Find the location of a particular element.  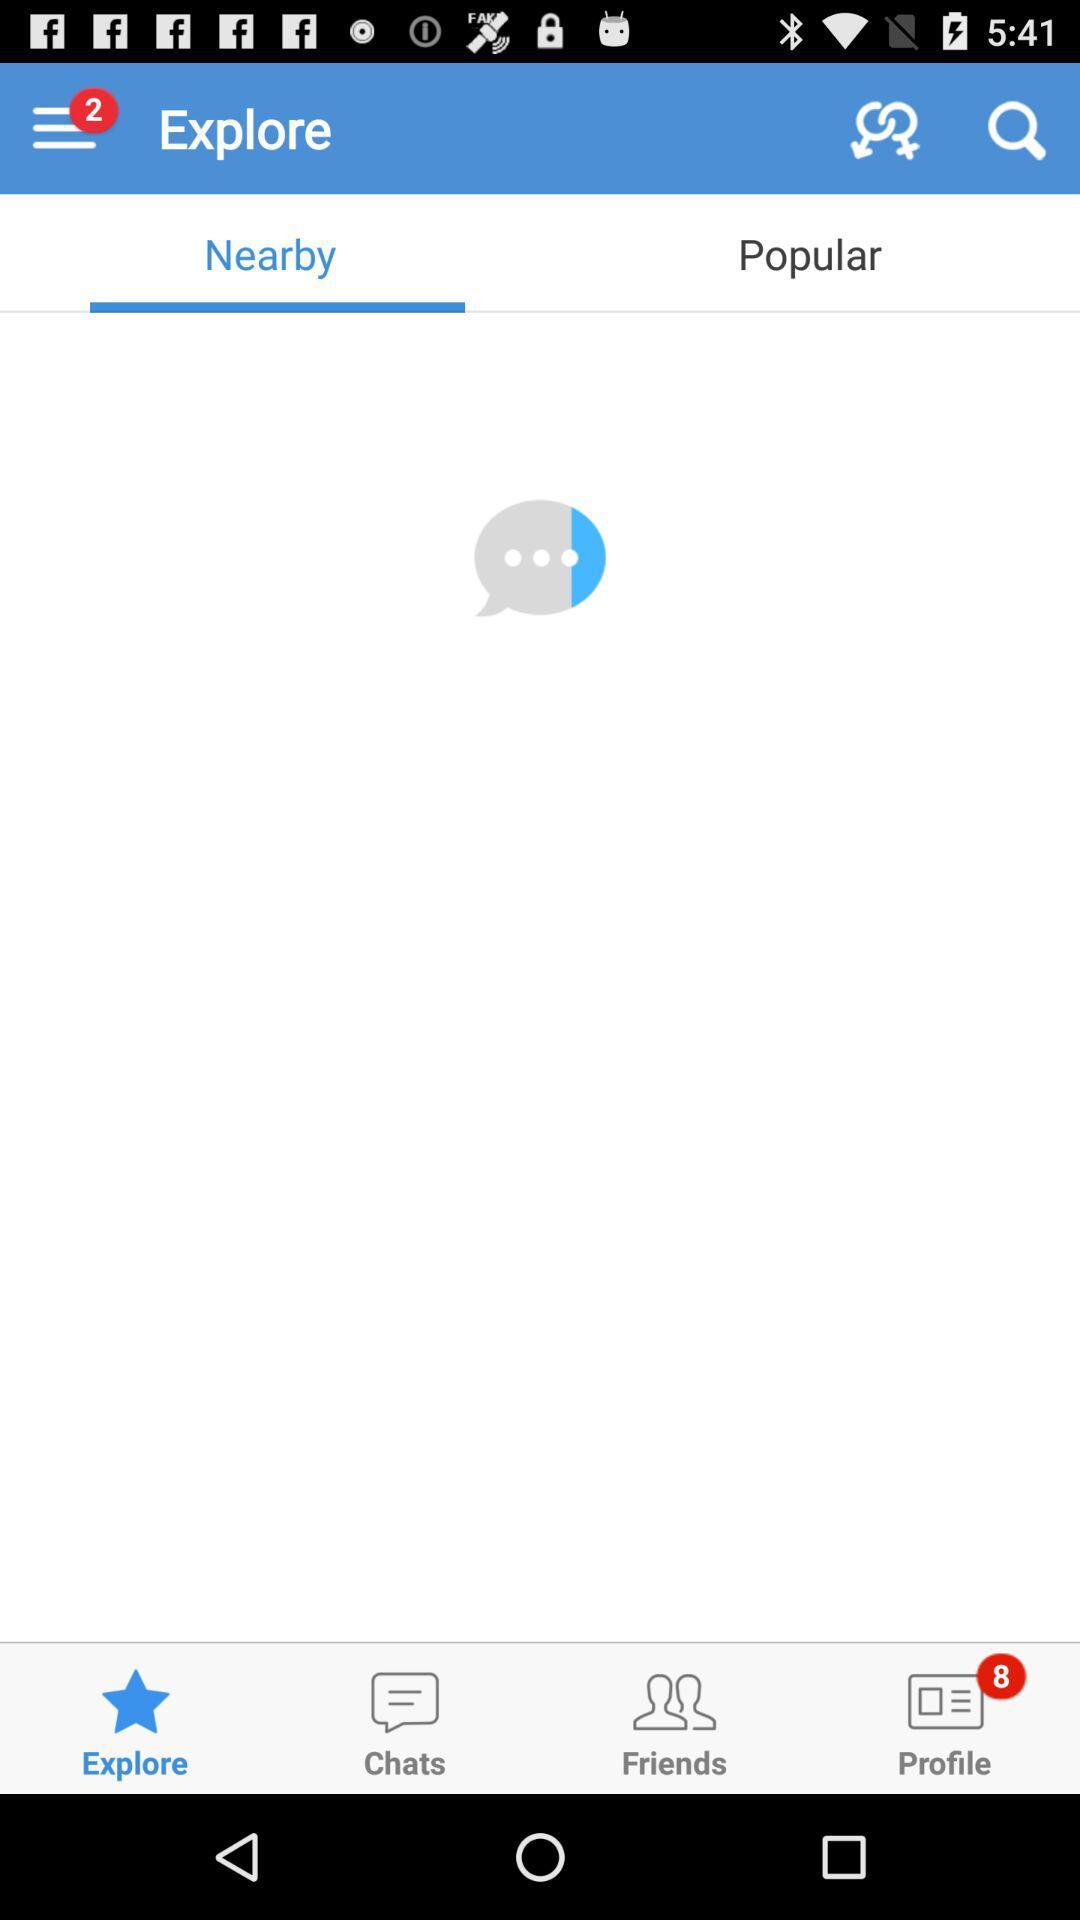

the menu icon is located at coordinates (64, 136).